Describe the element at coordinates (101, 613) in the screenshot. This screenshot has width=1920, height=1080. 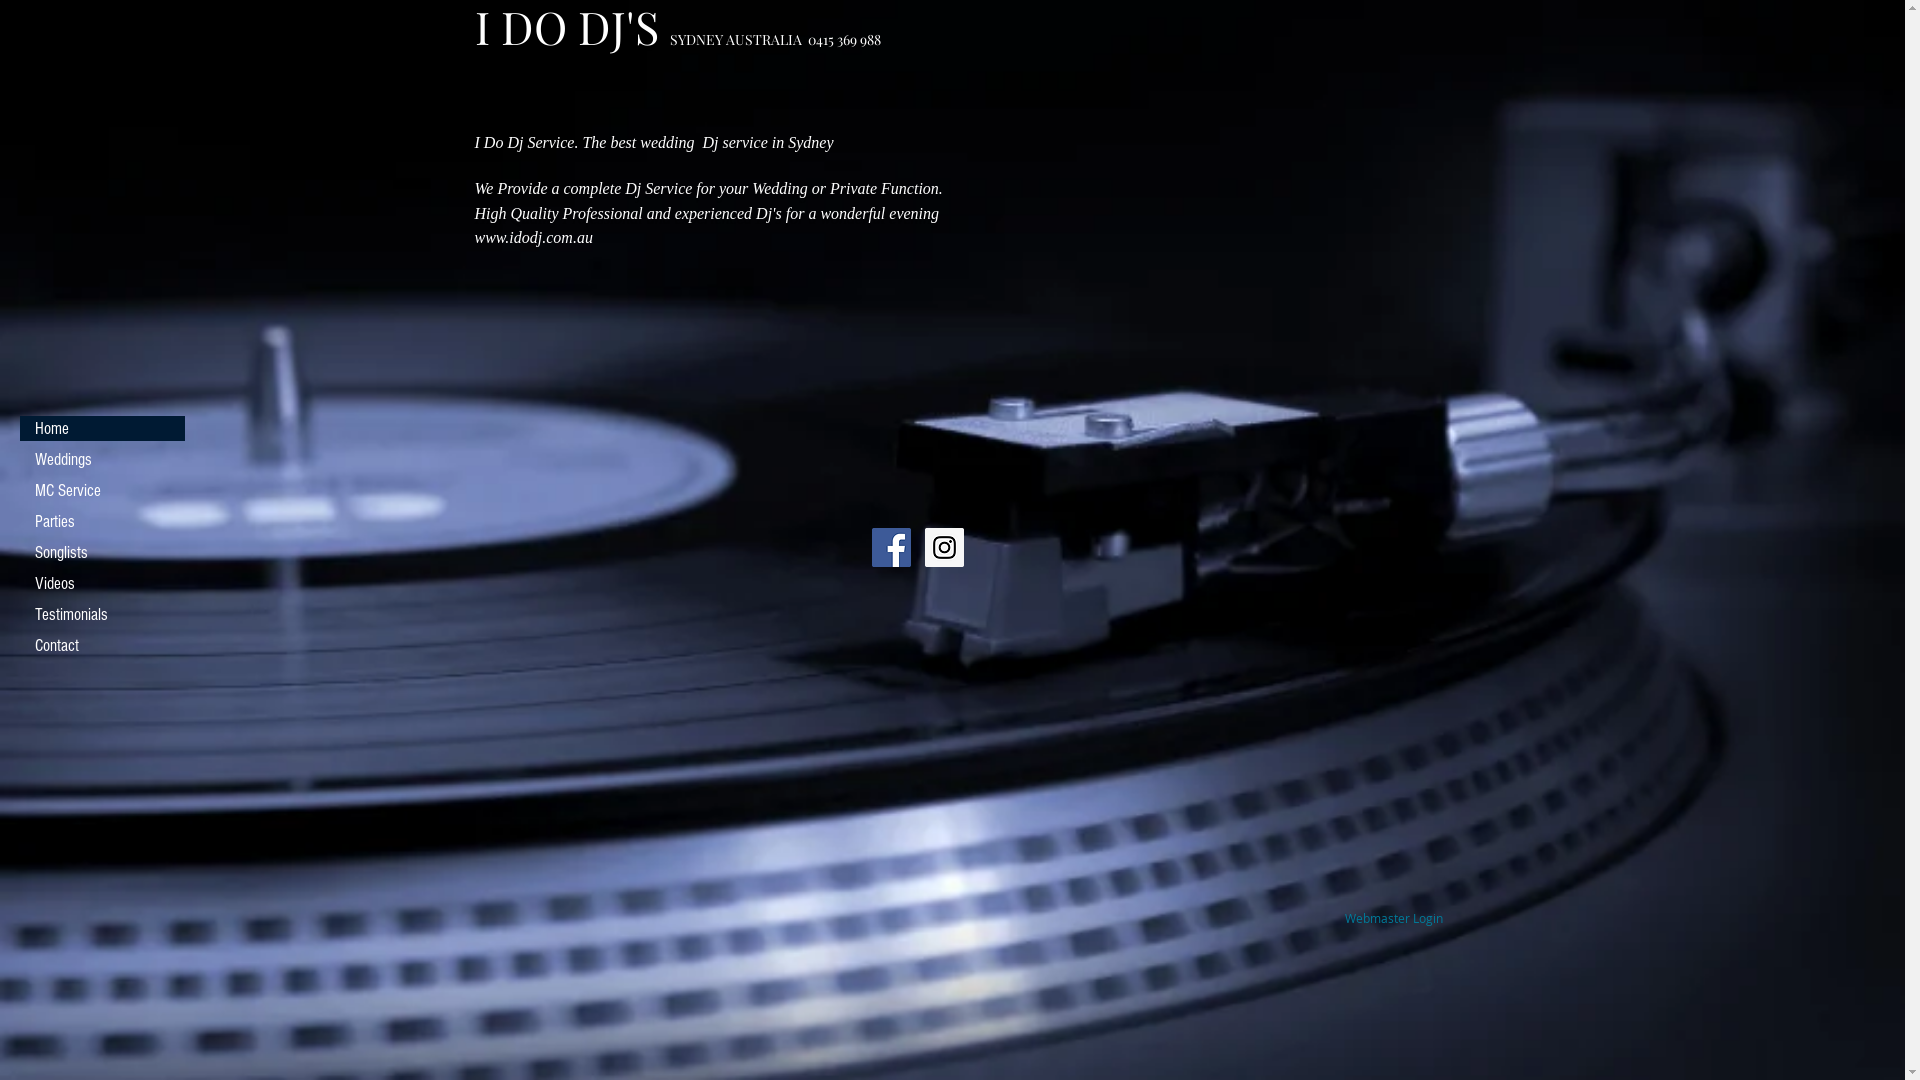
I see `'Testimonials'` at that location.